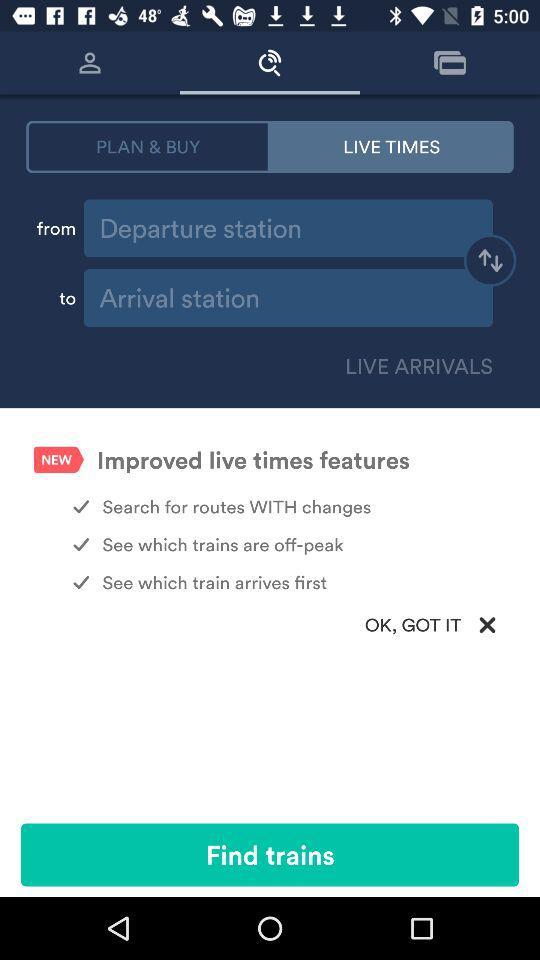 Image resolution: width=540 pixels, height=960 pixels. What do you see at coordinates (414, 365) in the screenshot?
I see `live arrivals on the right` at bounding box center [414, 365].